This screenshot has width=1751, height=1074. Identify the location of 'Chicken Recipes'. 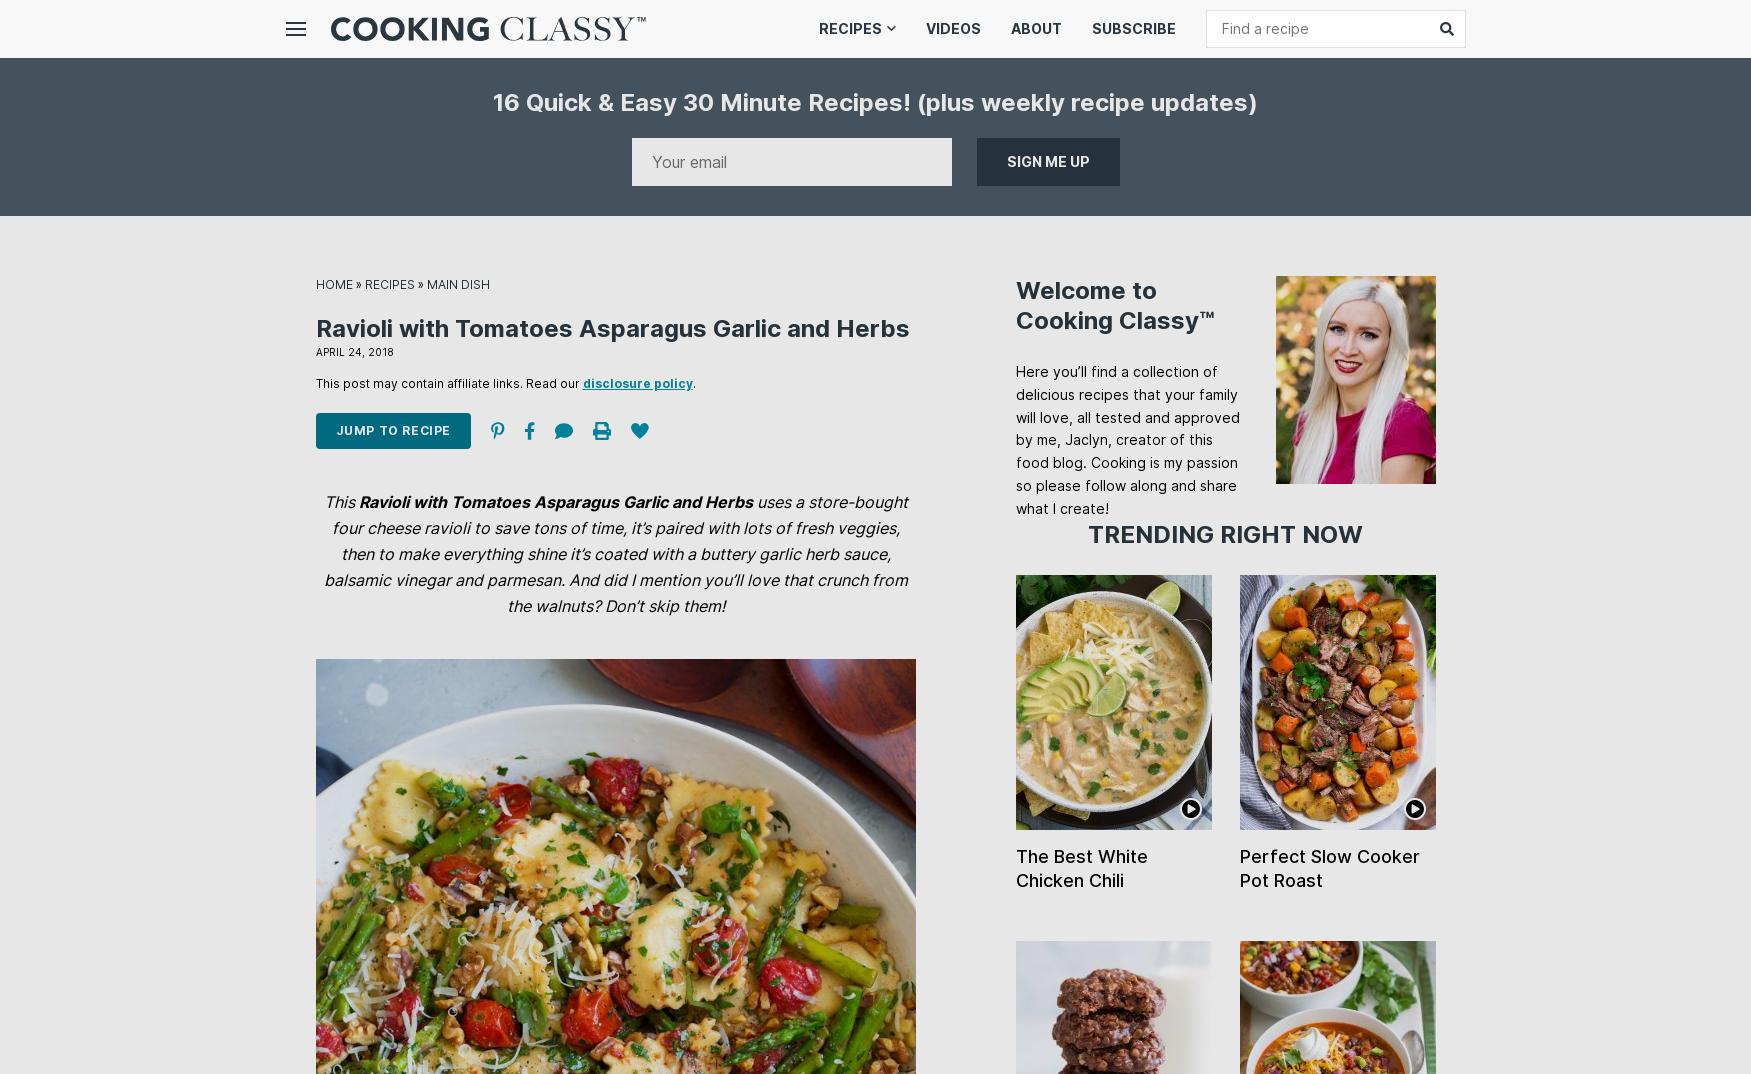
(883, 170).